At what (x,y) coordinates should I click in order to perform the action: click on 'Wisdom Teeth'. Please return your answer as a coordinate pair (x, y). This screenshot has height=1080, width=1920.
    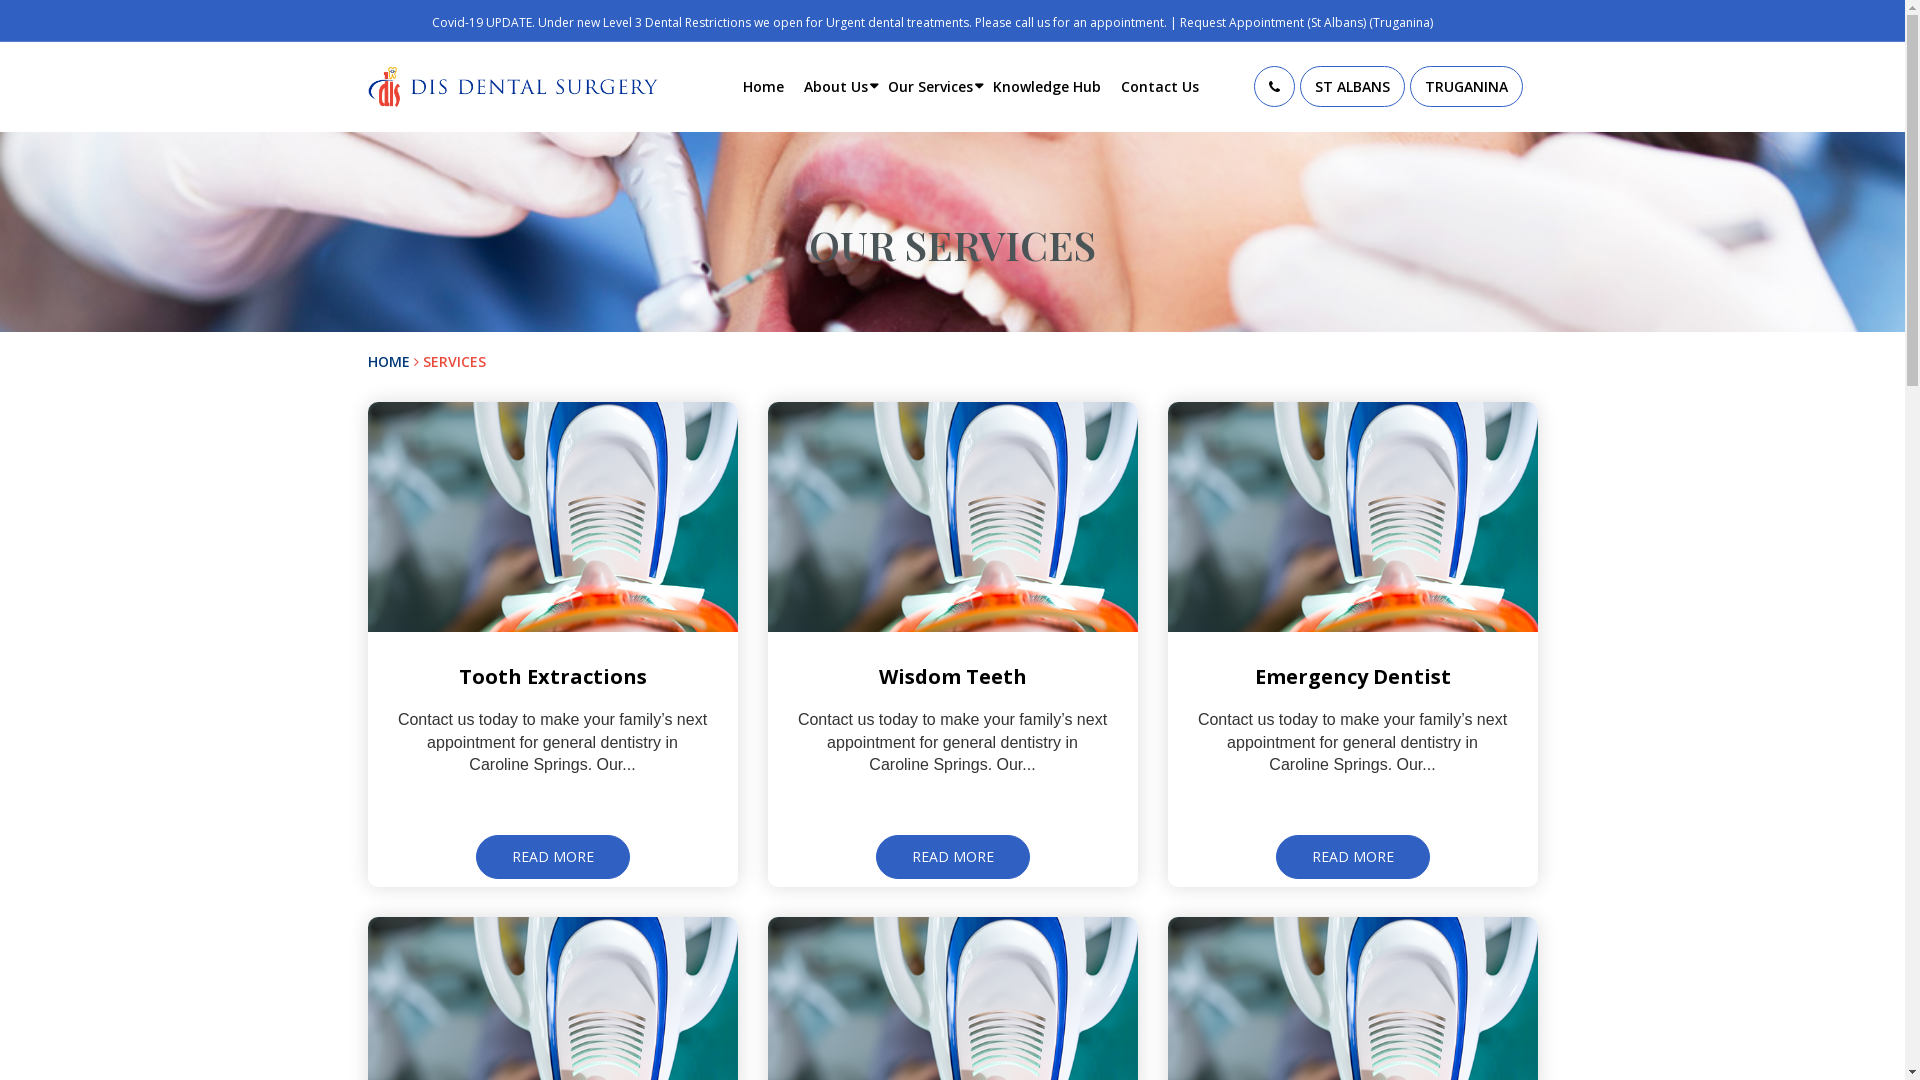
    Looking at the image, I should click on (950, 675).